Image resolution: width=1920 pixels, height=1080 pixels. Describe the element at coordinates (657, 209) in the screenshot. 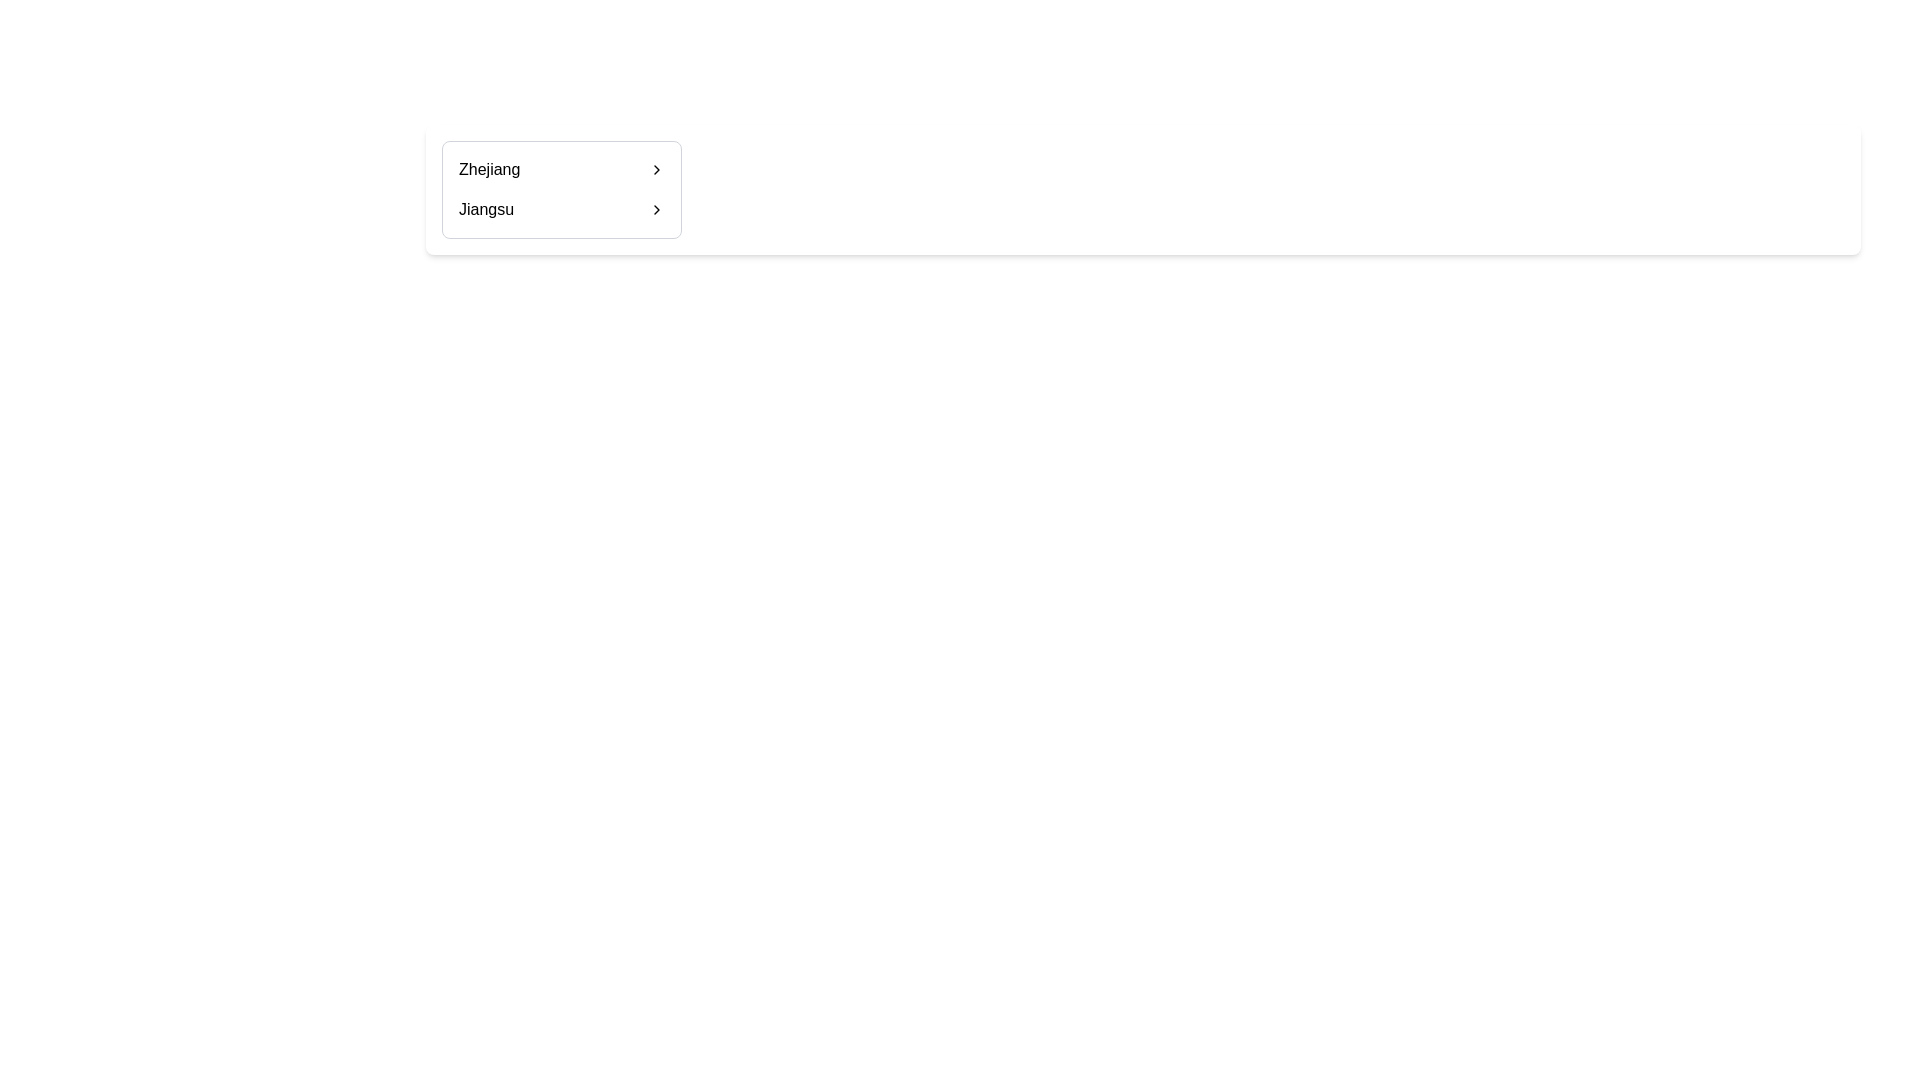

I see `the rightward-pointing chevron icon located to the right of the text label 'Jiangsu' in the dropdown list` at that location.